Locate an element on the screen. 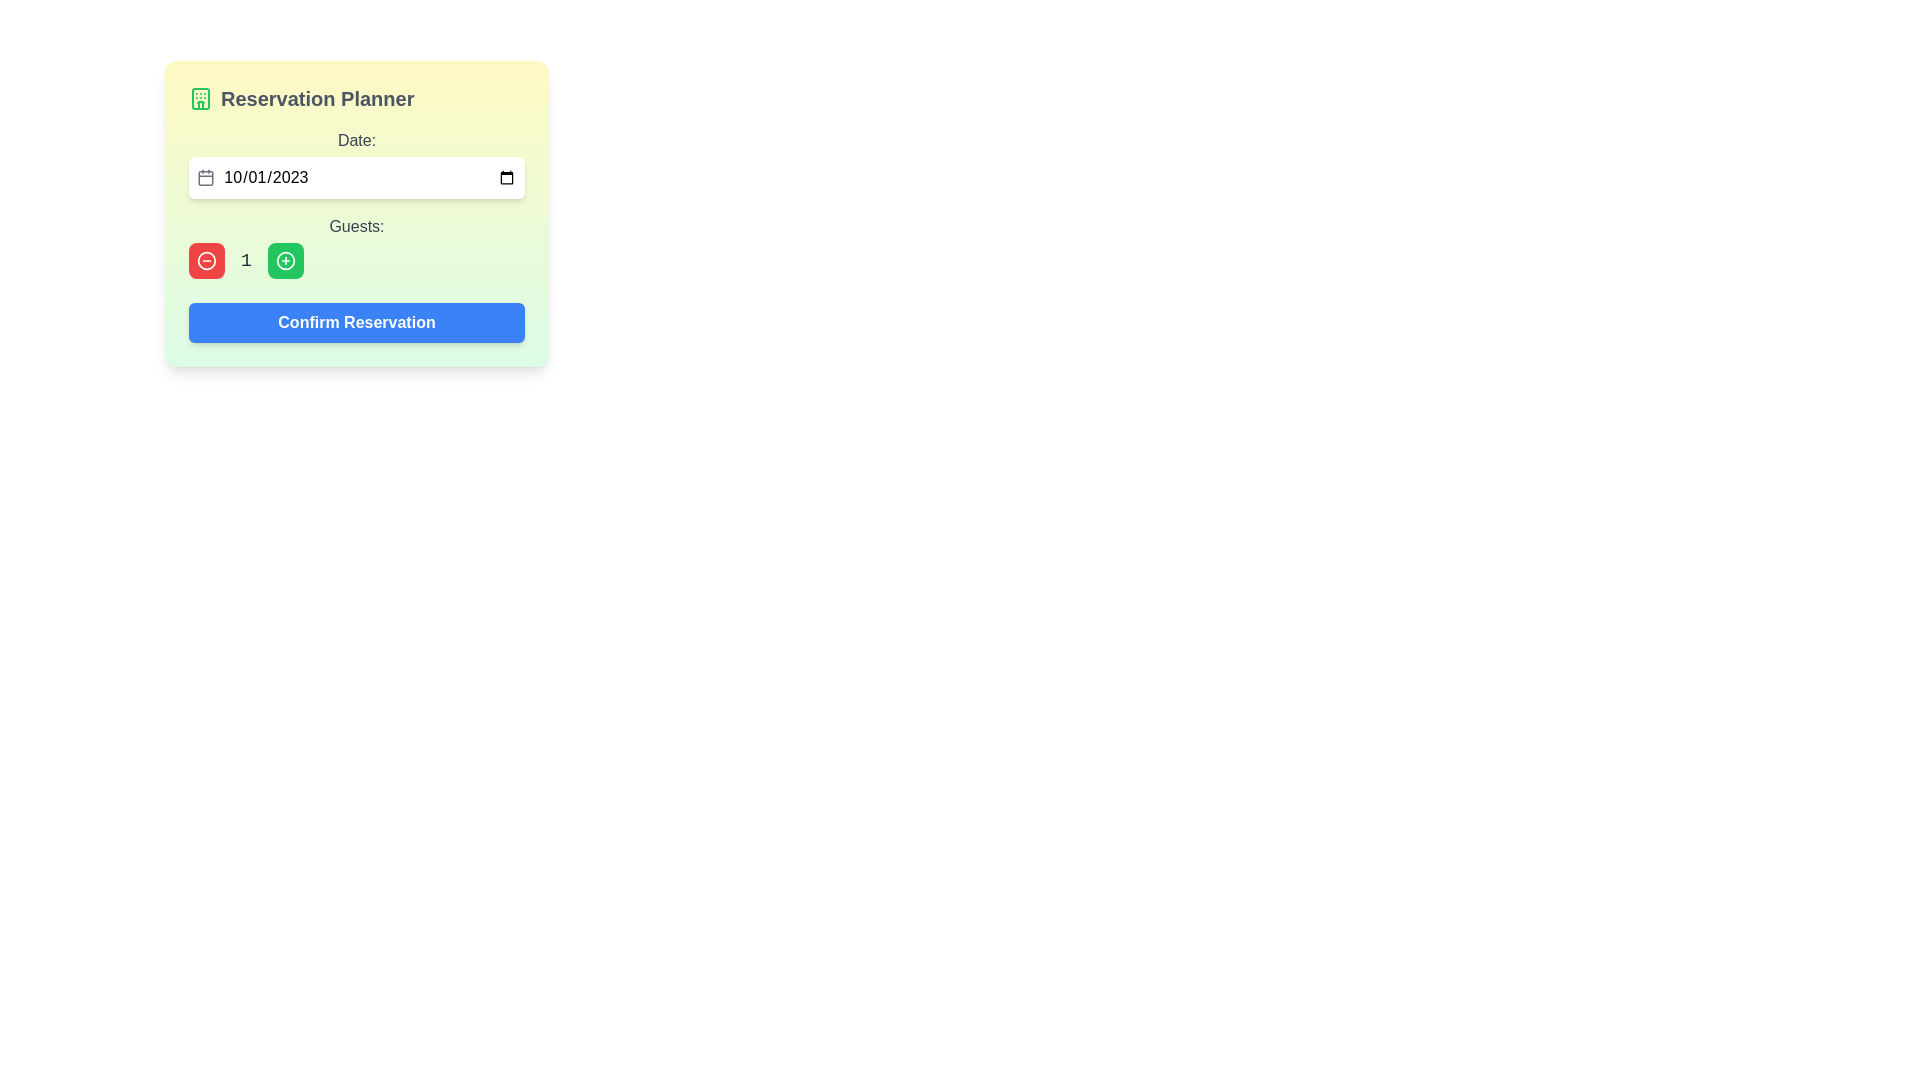 The image size is (1920, 1080). the text label that describes the date input field in the 'Reservation Planner' form, located at the top-left quadrant above the date input field is located at coordinates (356, 140).